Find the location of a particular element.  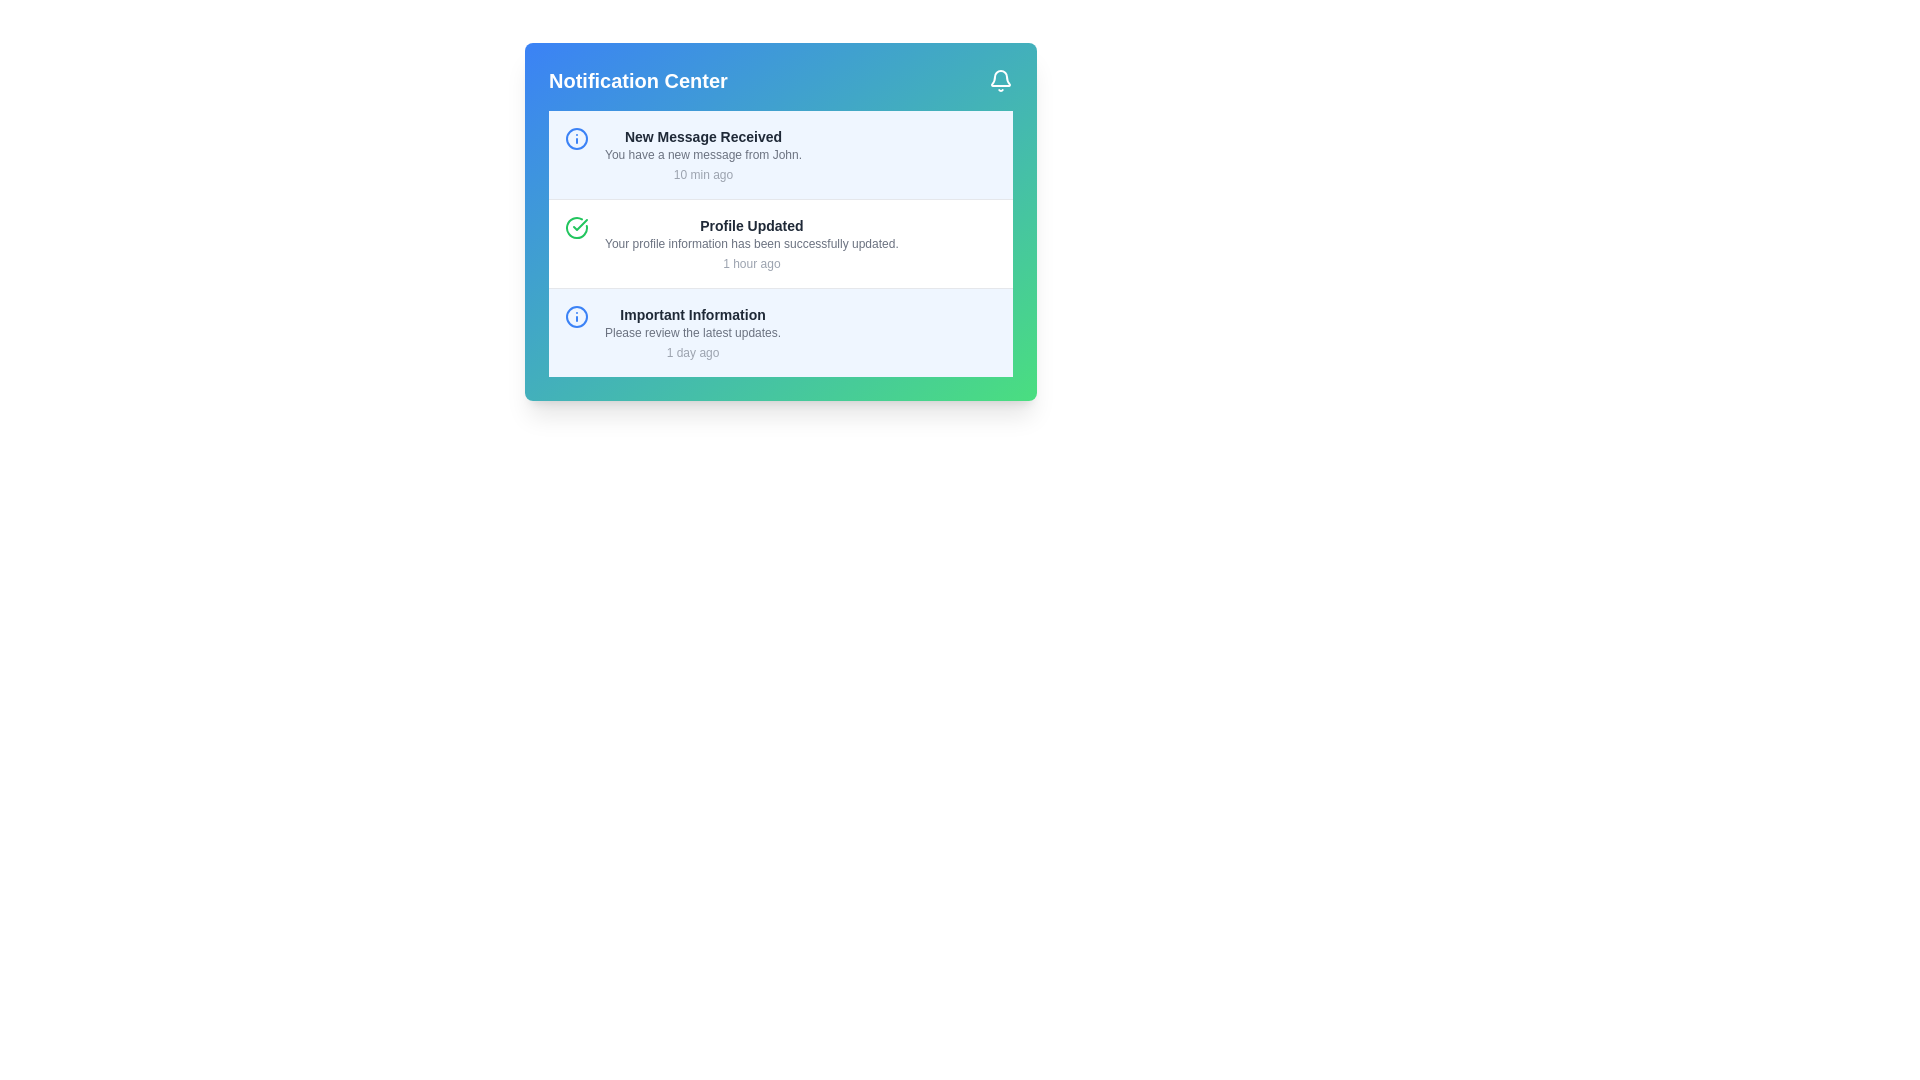

the title text of the notification entry in the Notification Center, which summarizes the update's nature and is positioned centrally in the second notification entry is located at coordinates (750, 225).